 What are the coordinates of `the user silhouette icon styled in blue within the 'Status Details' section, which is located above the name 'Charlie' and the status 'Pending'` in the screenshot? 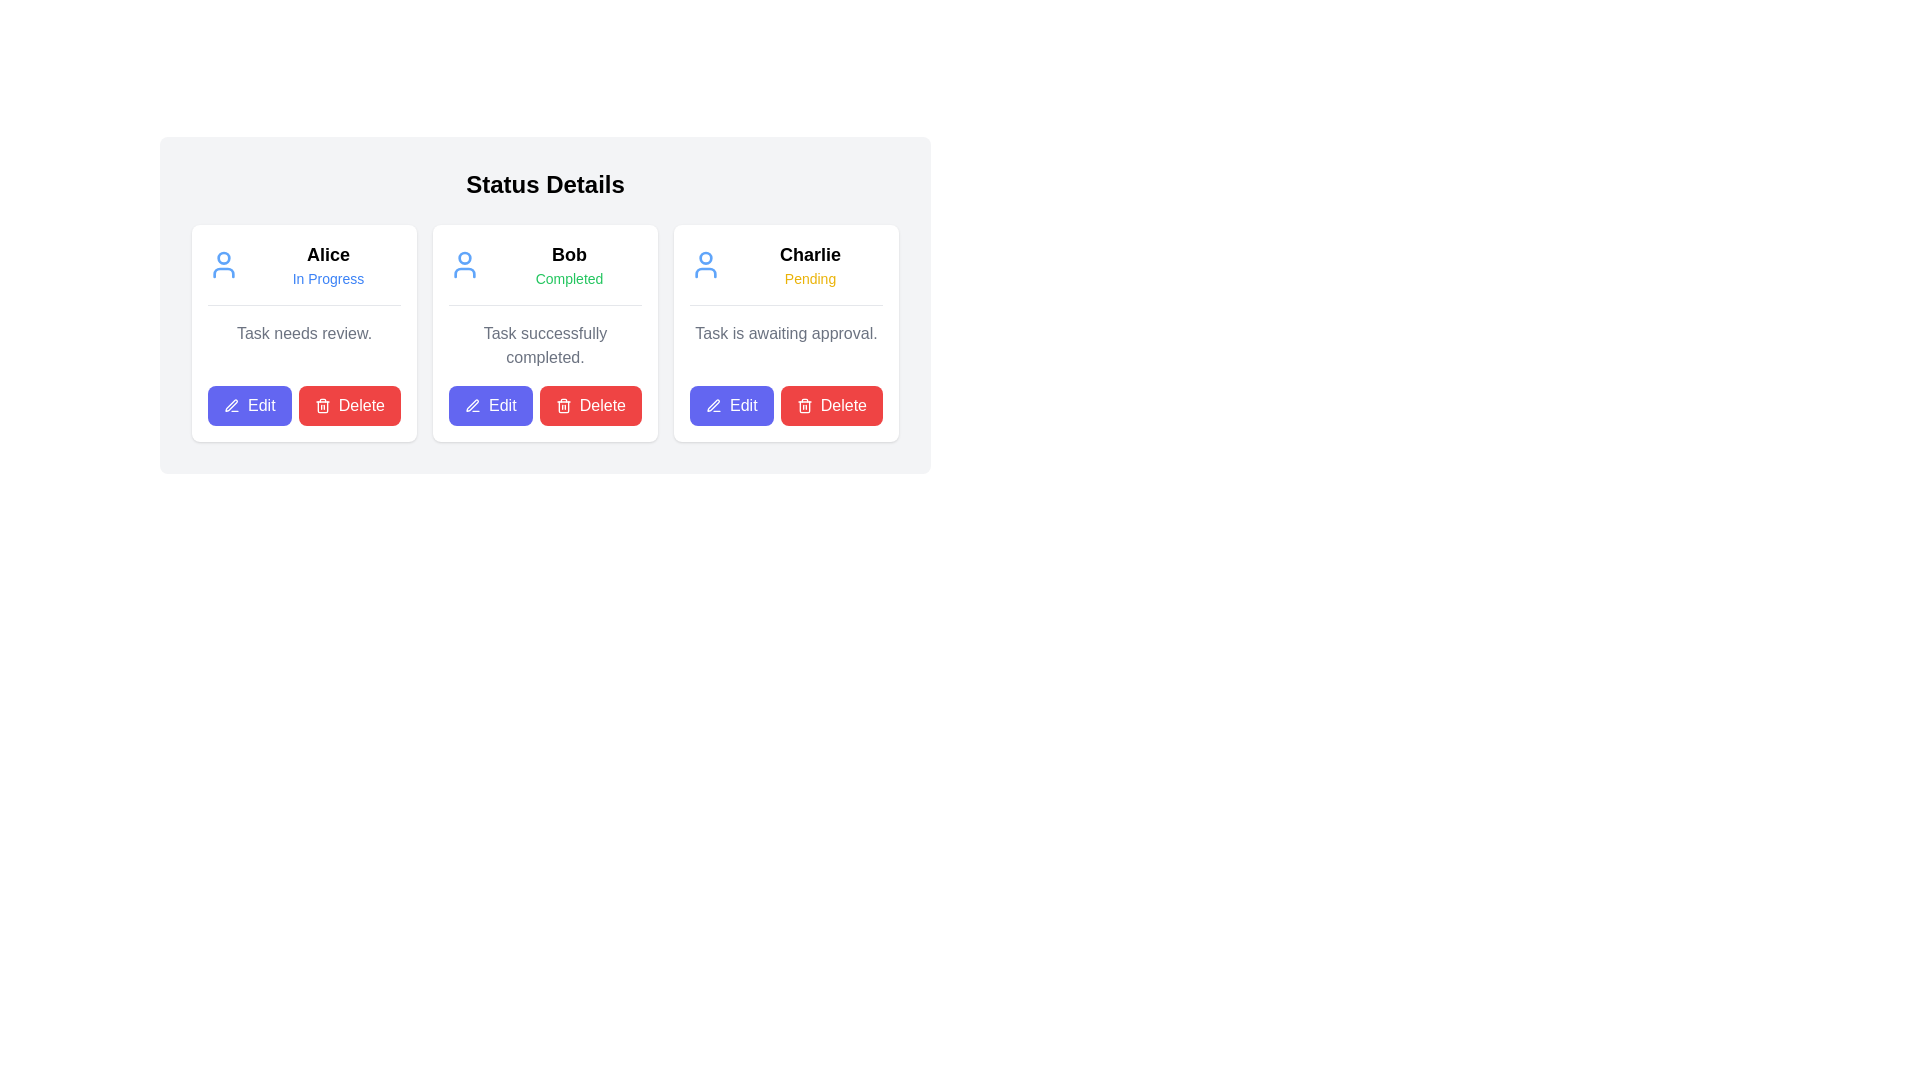 It's located at (705, 264).